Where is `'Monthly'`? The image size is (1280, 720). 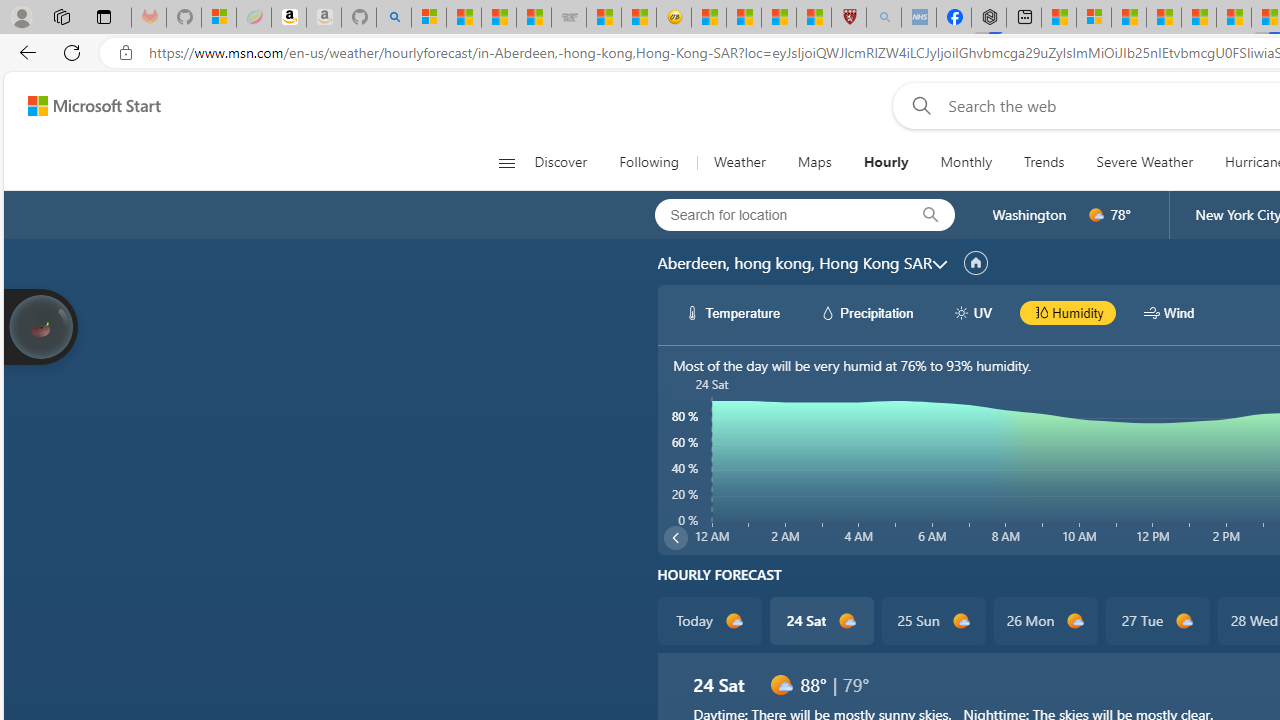
'Monthly' is located at coordinates (966, 162).